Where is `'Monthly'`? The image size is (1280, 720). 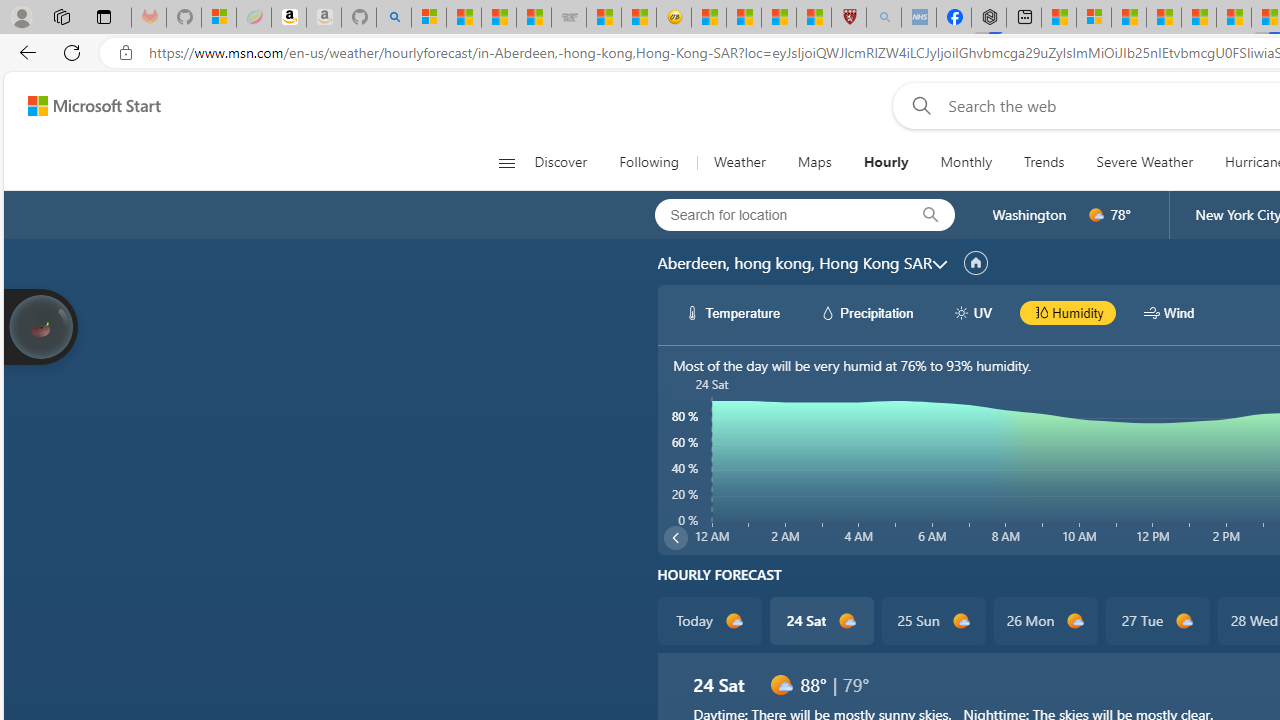
'Monthly' is located at coordinates (966, 162).